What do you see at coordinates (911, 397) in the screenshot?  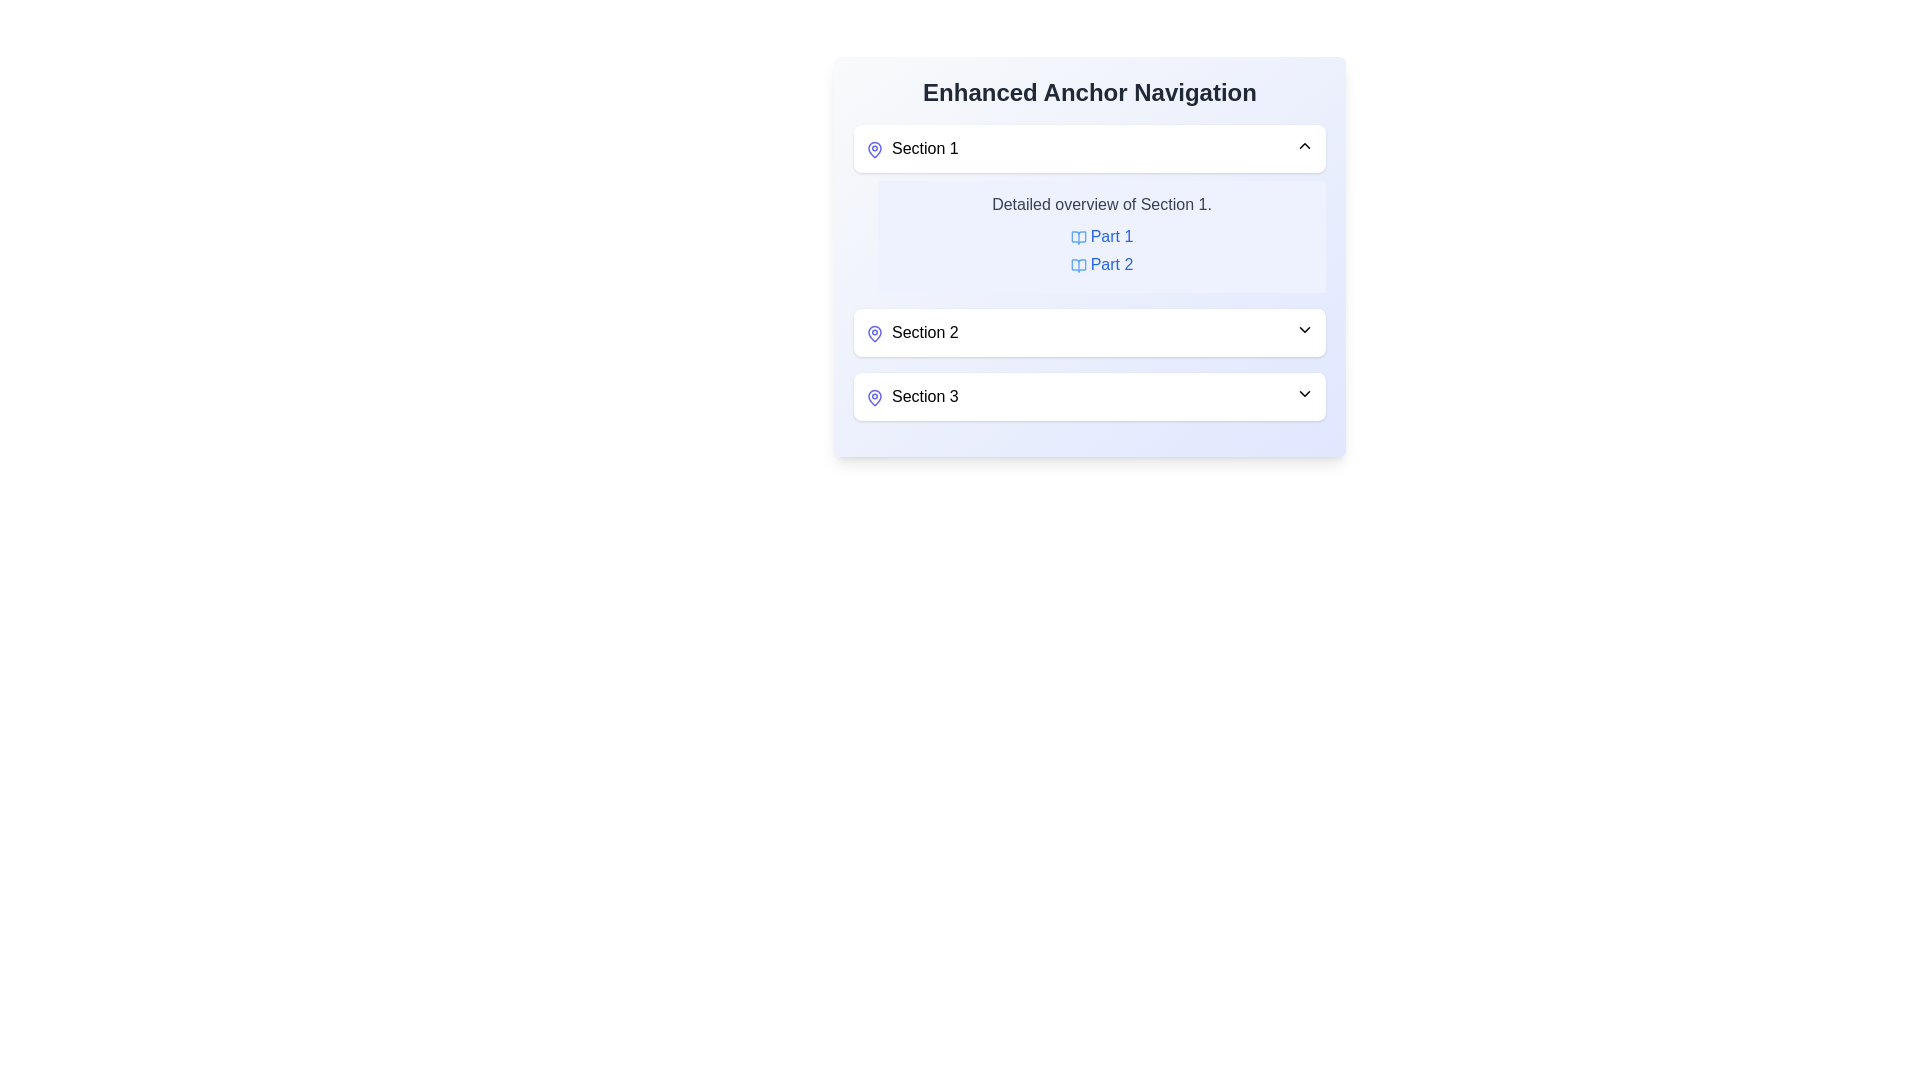 I see `the text label 'Section 3' with a blue pin icon` at bounding box center [911, 397].